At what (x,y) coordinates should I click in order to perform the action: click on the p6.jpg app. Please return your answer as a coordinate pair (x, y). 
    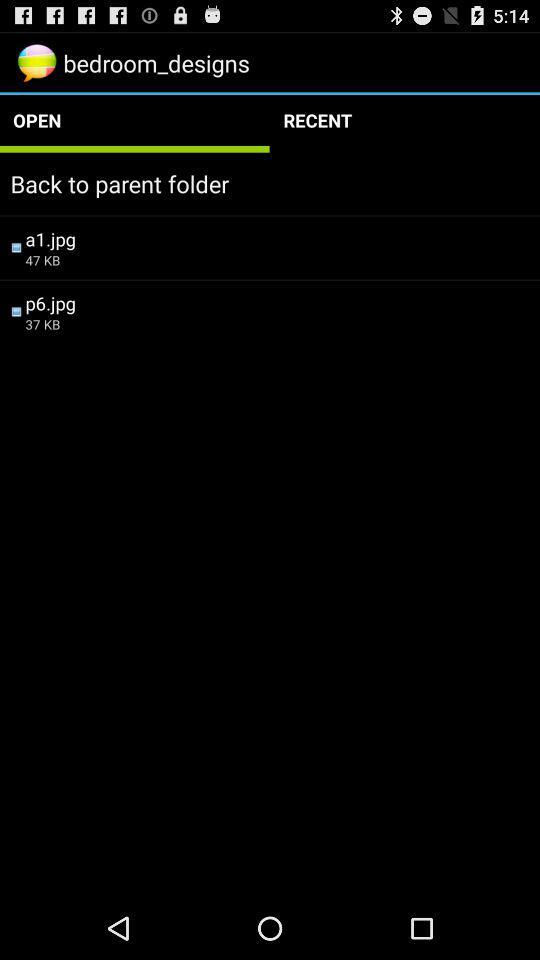
    Looking at the image, I should click on (276, 302).